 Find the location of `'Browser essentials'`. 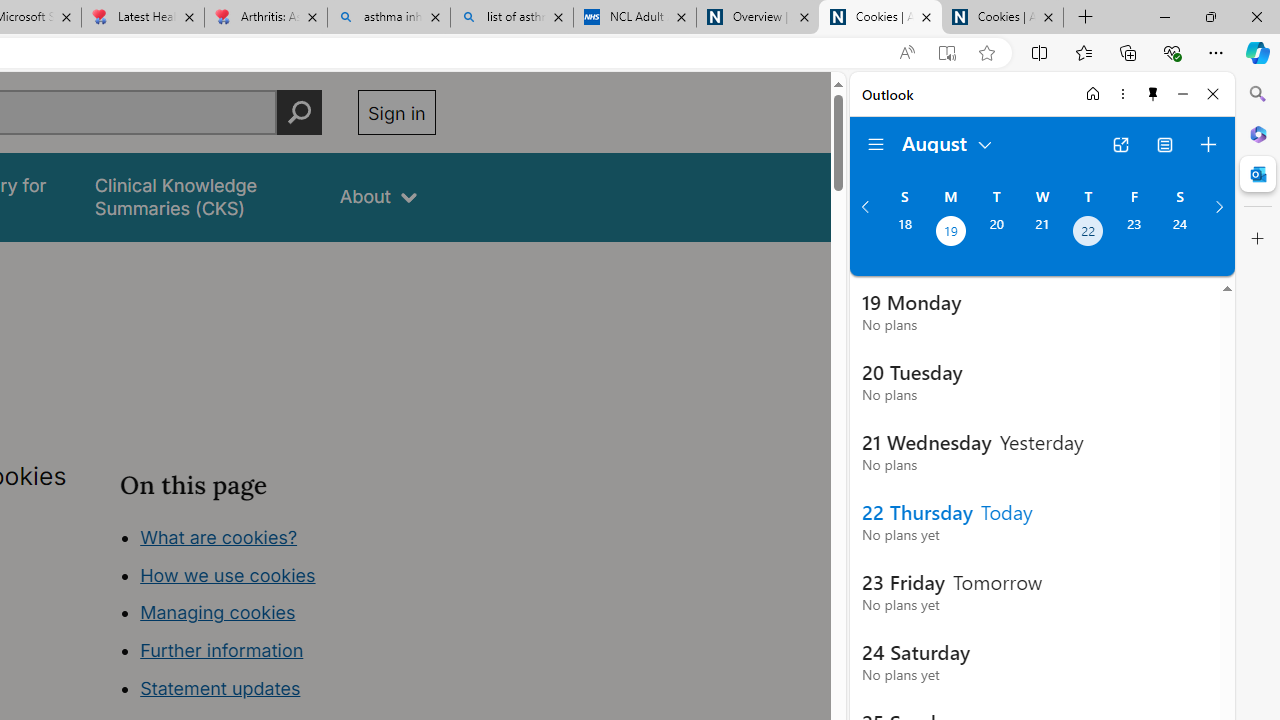

'Browser essentials' is located at coordinates (1171, 51).